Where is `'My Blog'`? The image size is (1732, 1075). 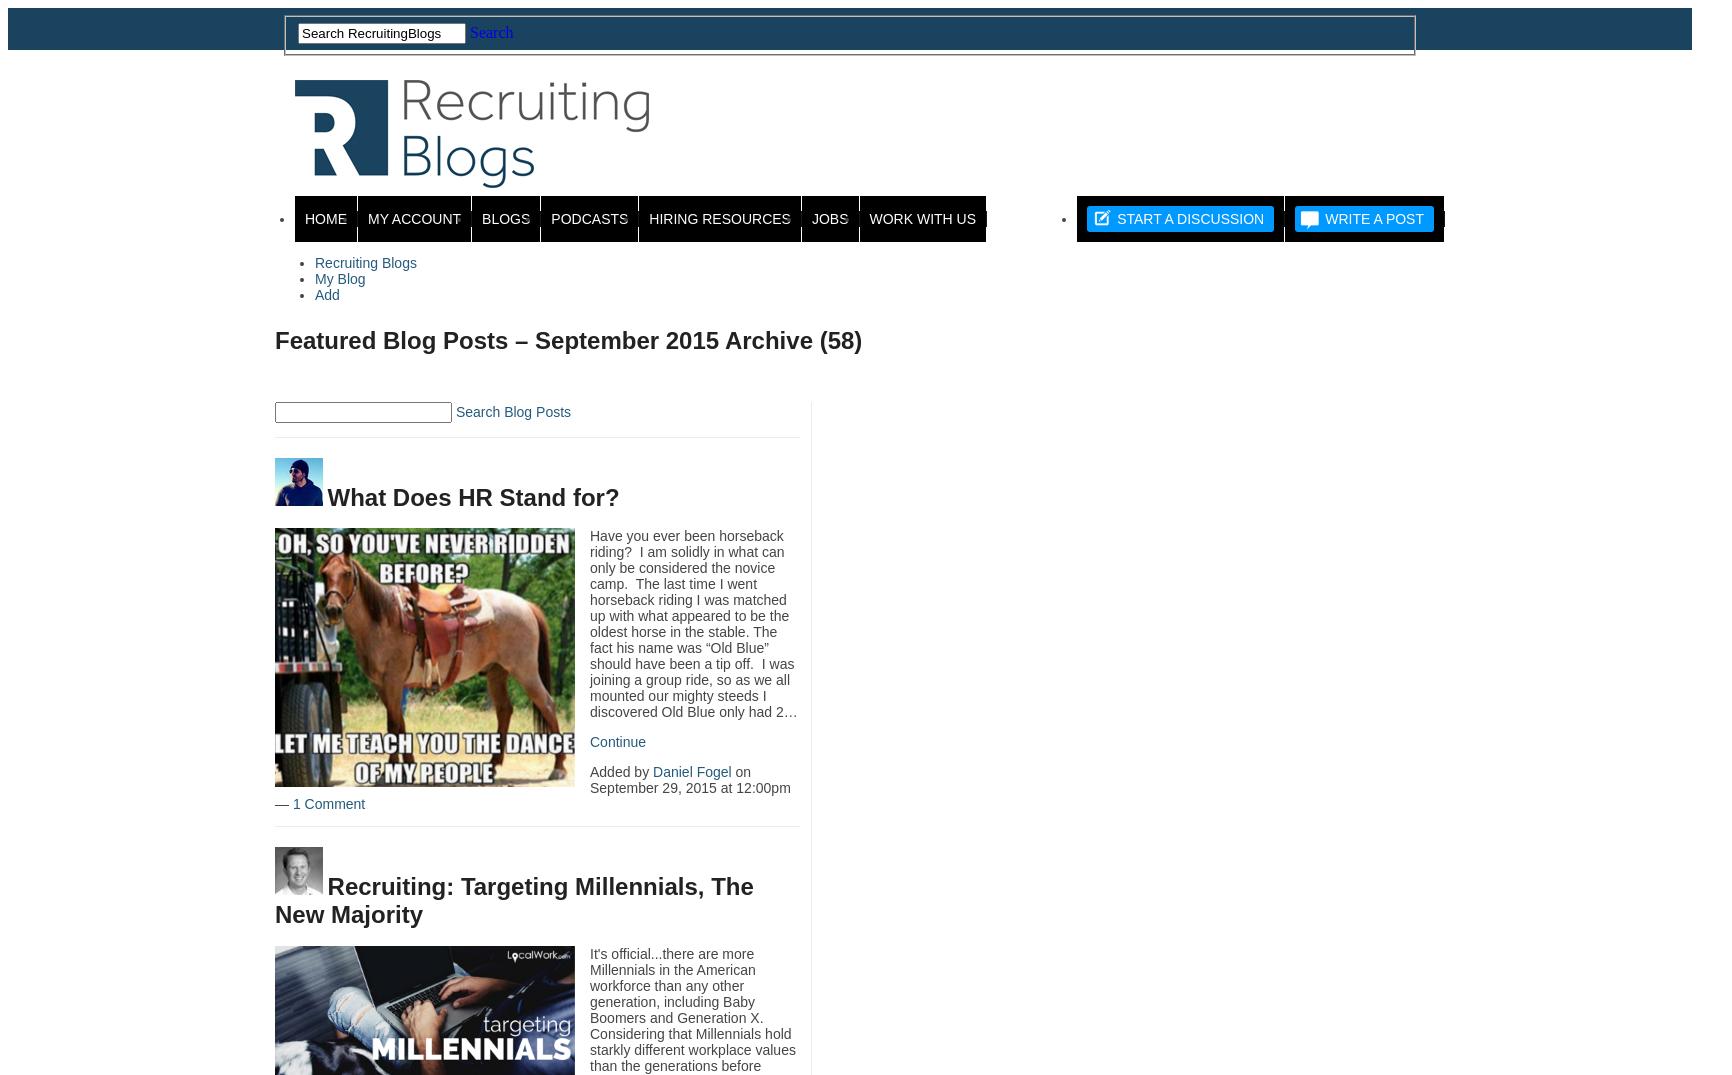 'My Blog' is located at coordinates (338, 278).